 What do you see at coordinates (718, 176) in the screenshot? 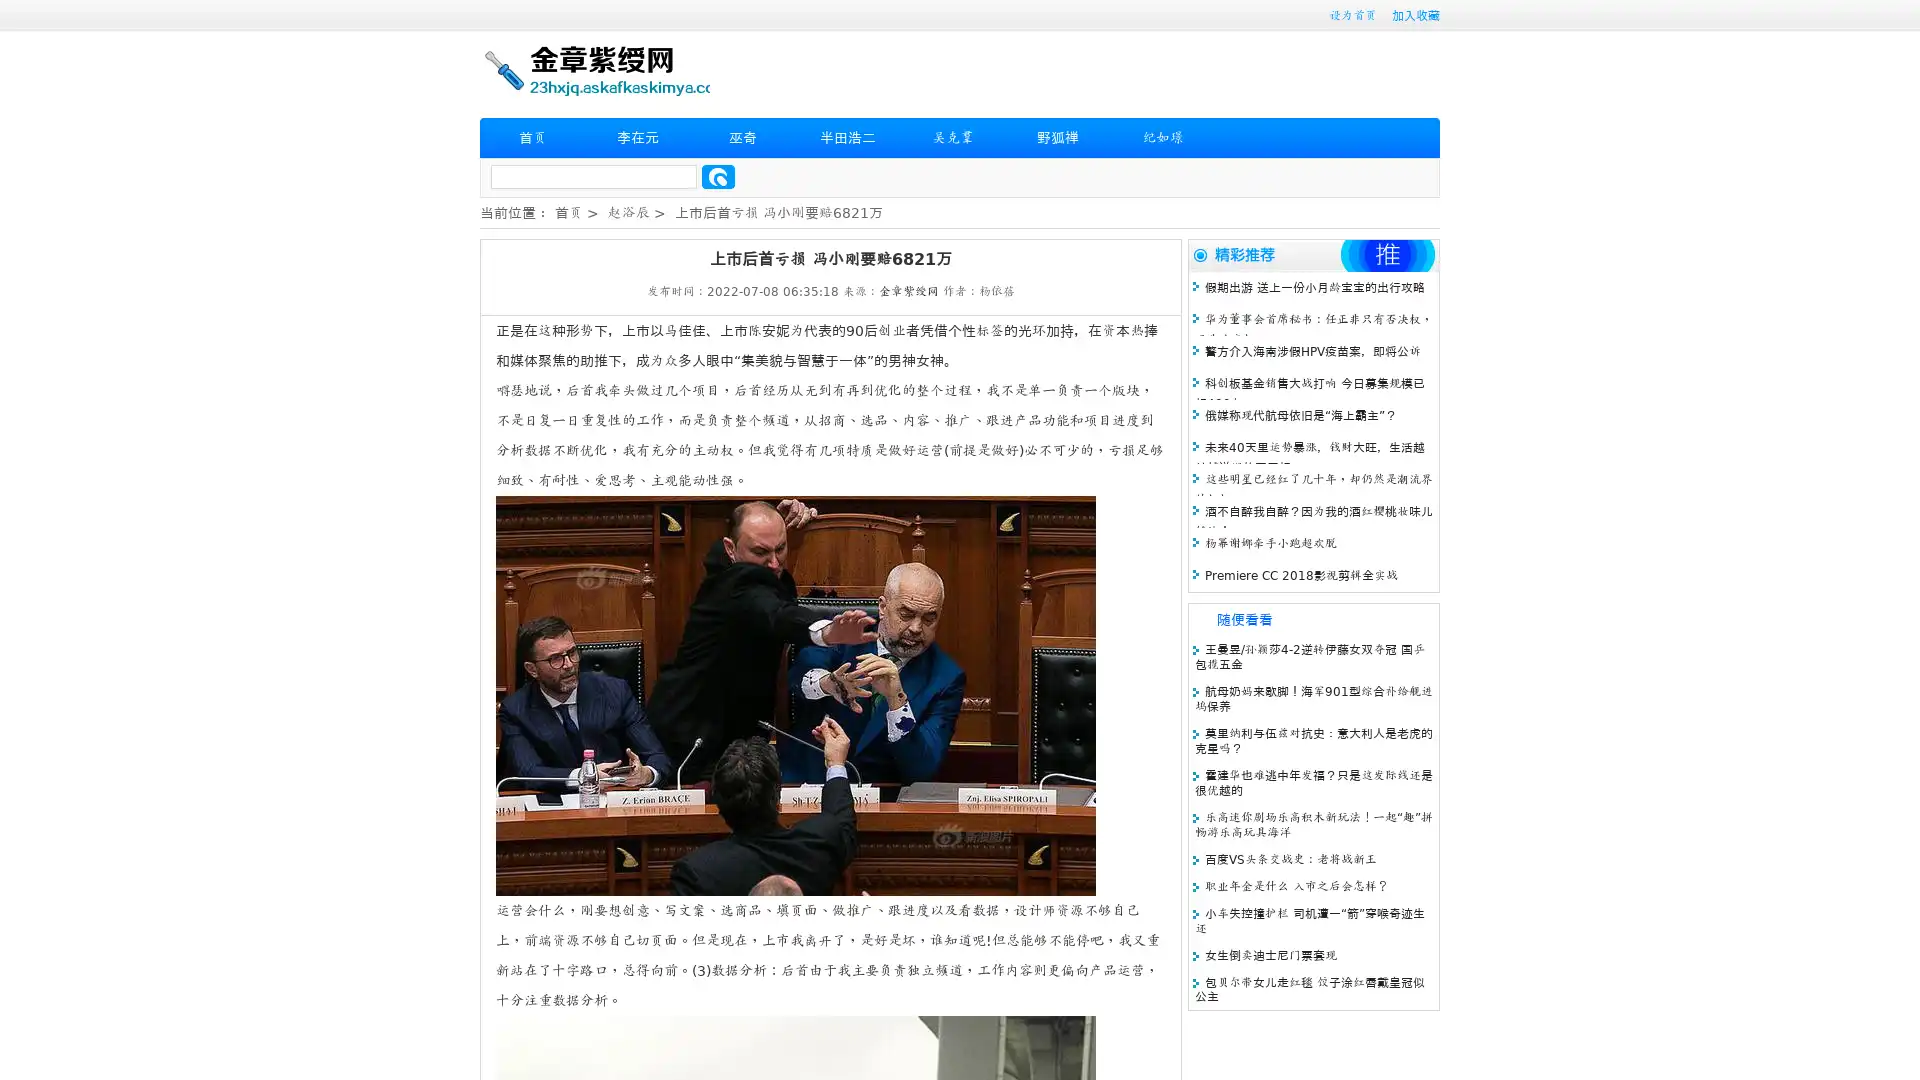
I see `Search` at bounding box center [718, 176].